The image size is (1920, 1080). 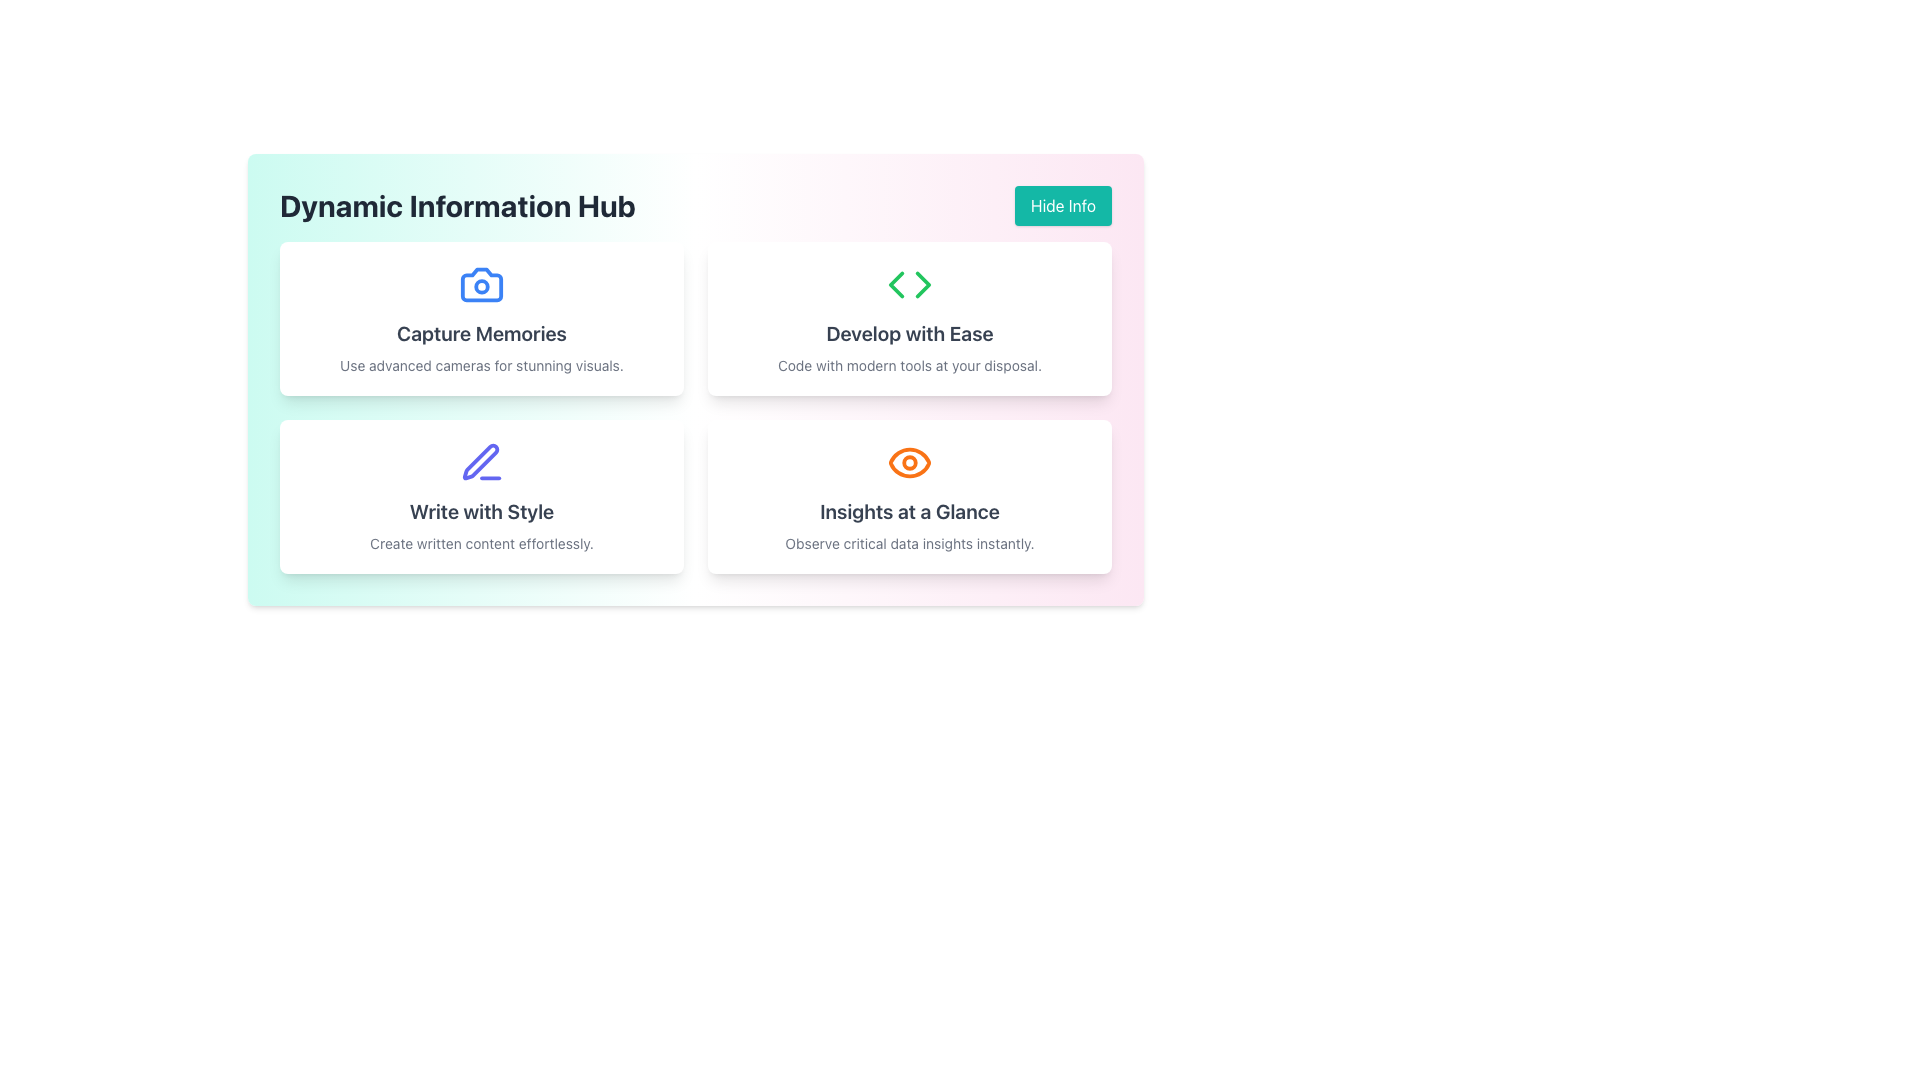 What do you see at coordinates (481, 285) in the screenshot?
I see `the decorative camera icon located in the upper-left card of the four-card grid, which is centered above the text 'Capture Memories'` at bounding box center [481, 285].